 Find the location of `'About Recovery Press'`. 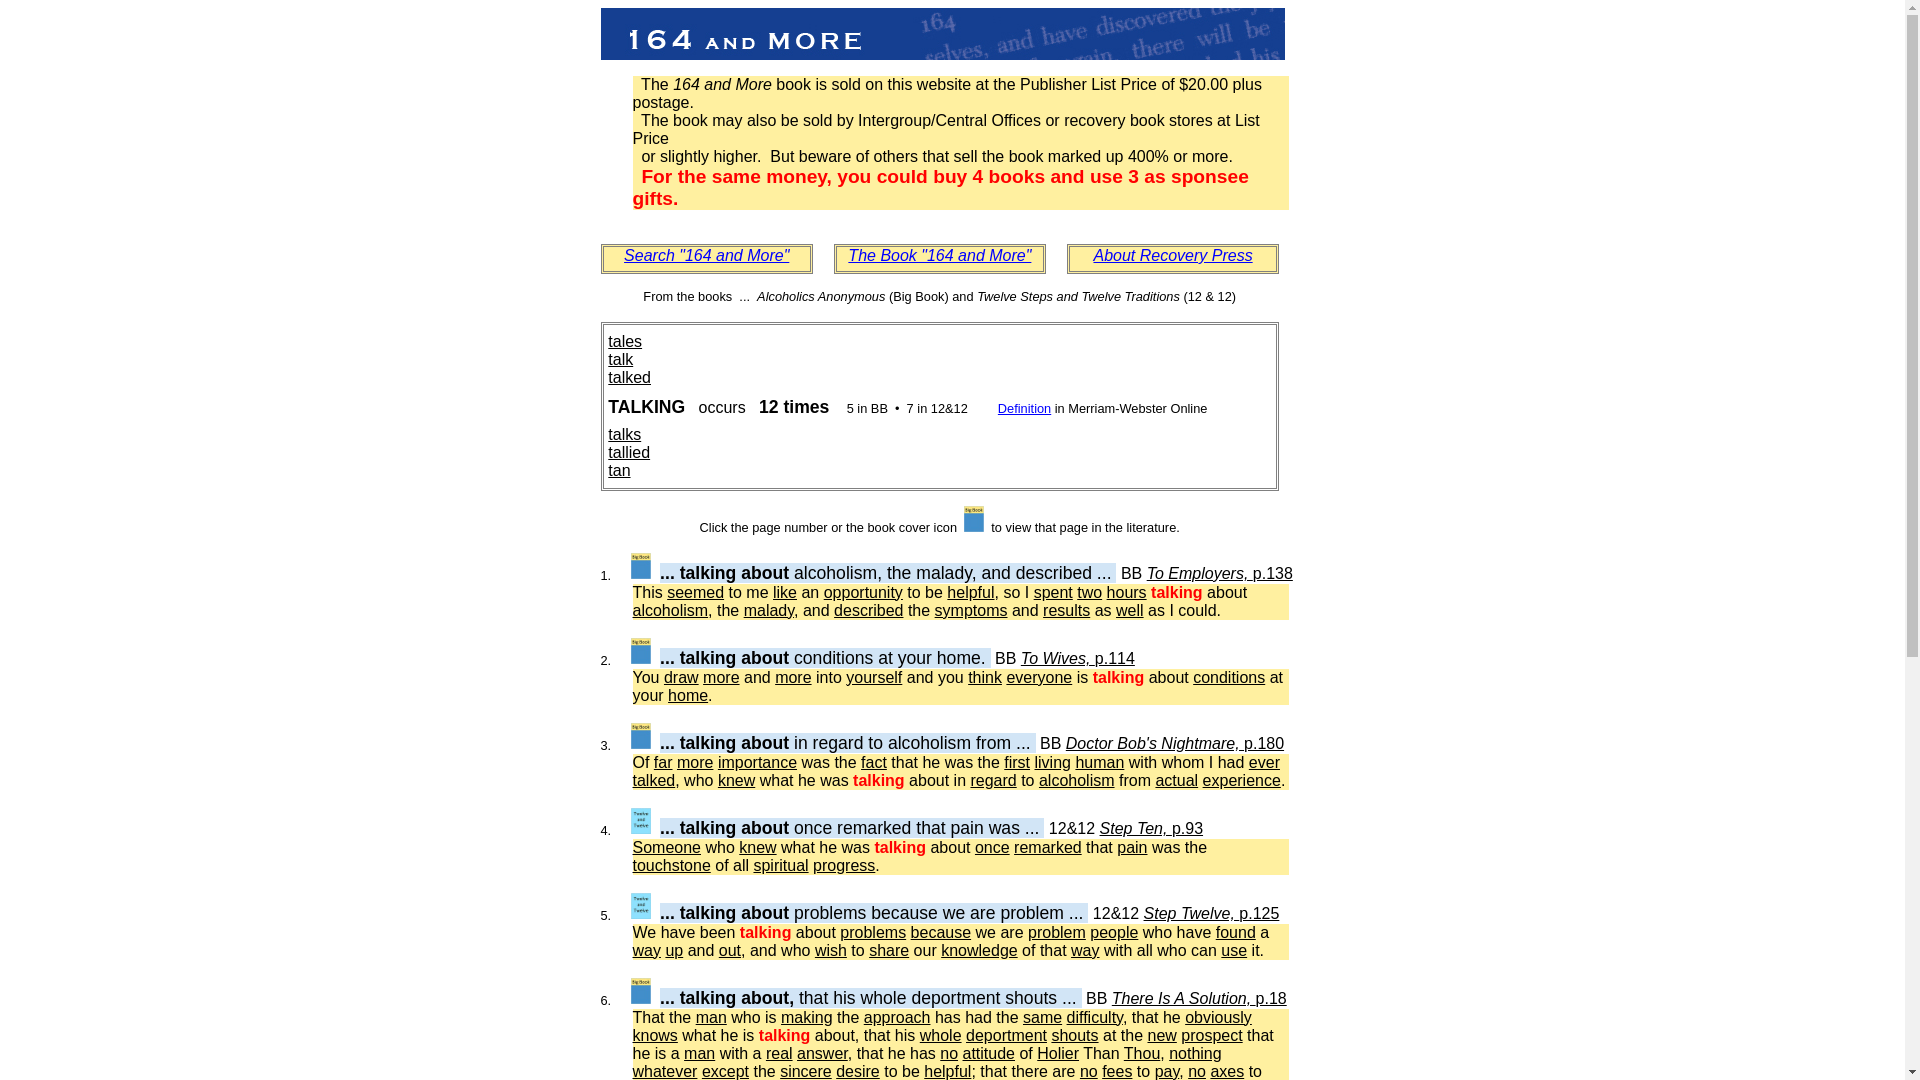

'About Recovery Press' is located at coordinates (1172, 254).